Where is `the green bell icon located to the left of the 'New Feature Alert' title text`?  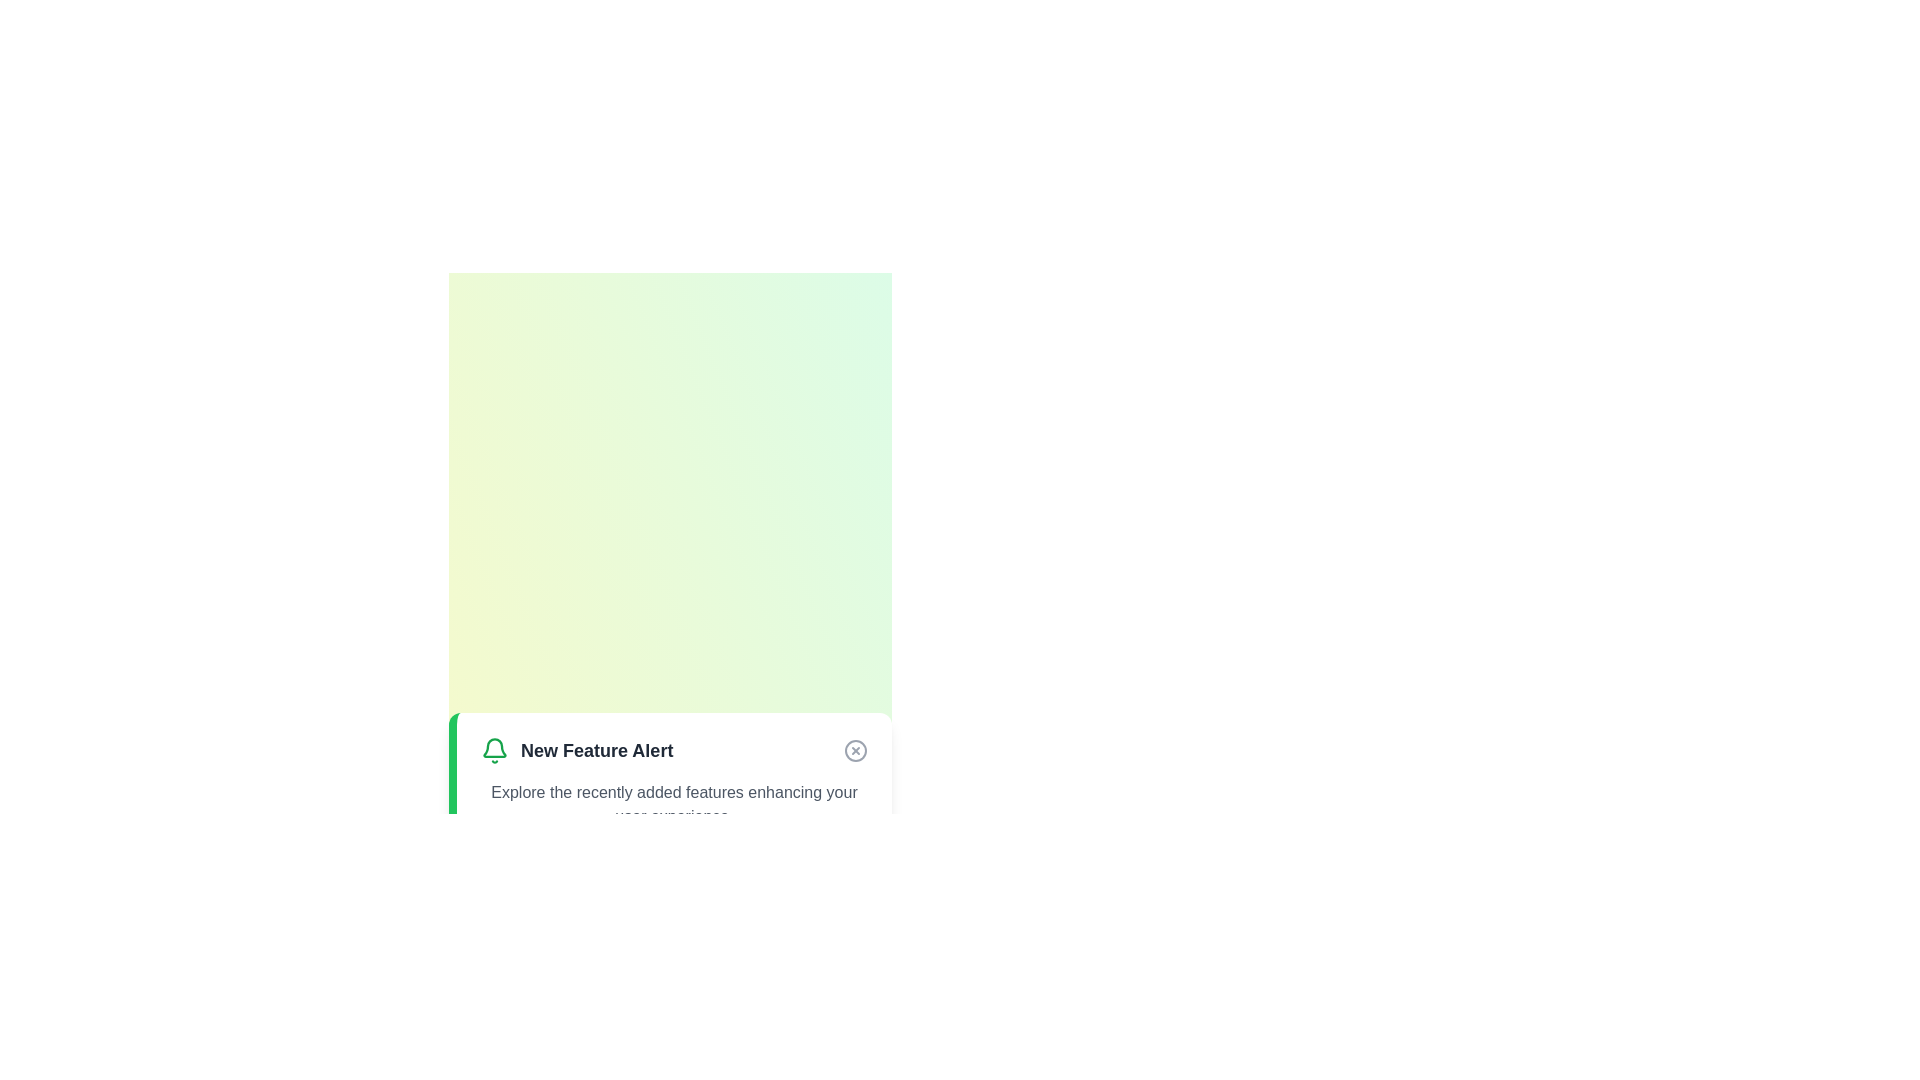
the green bell icon located to the left of the 'New Feature Alert' title text is located at coordinates (494, 751).